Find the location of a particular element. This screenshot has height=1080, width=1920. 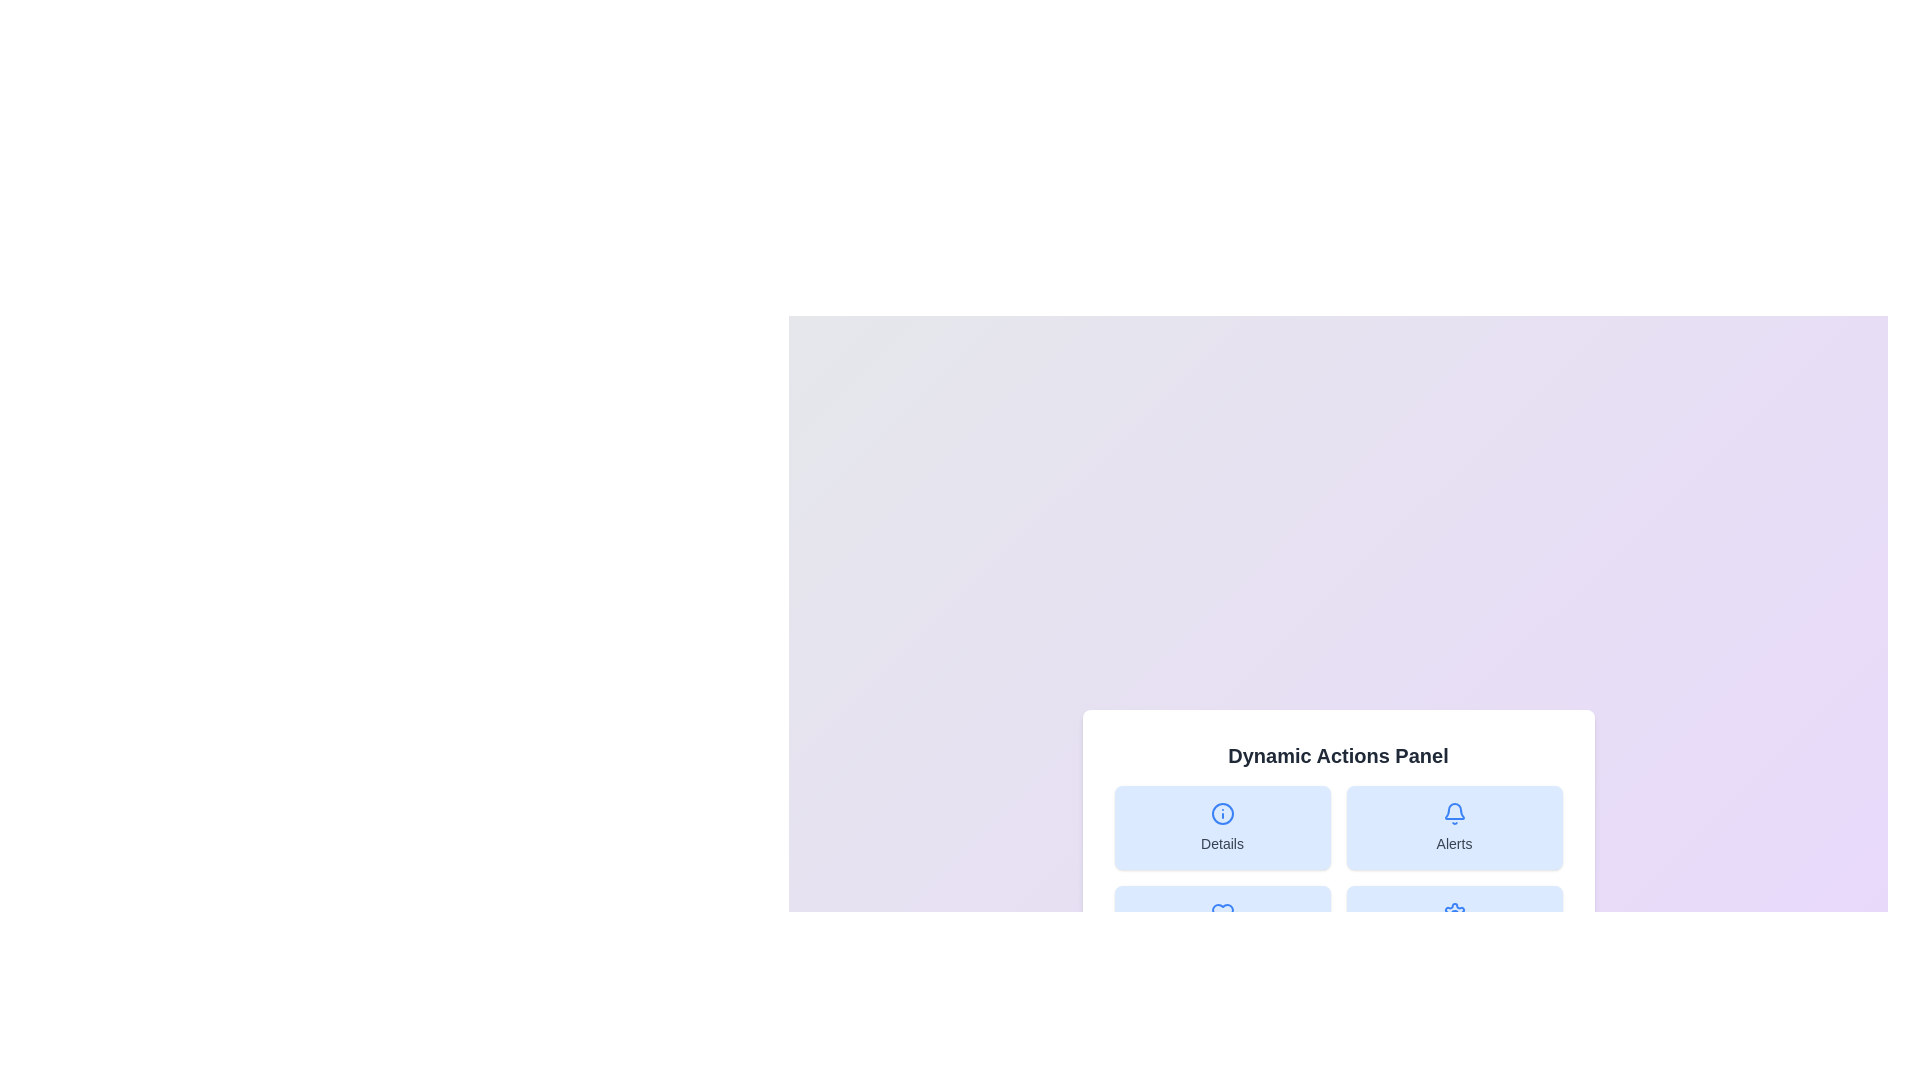

the 'Favorites' button located on the lower left side of the grid layout is located at coordinates (1221, 928).